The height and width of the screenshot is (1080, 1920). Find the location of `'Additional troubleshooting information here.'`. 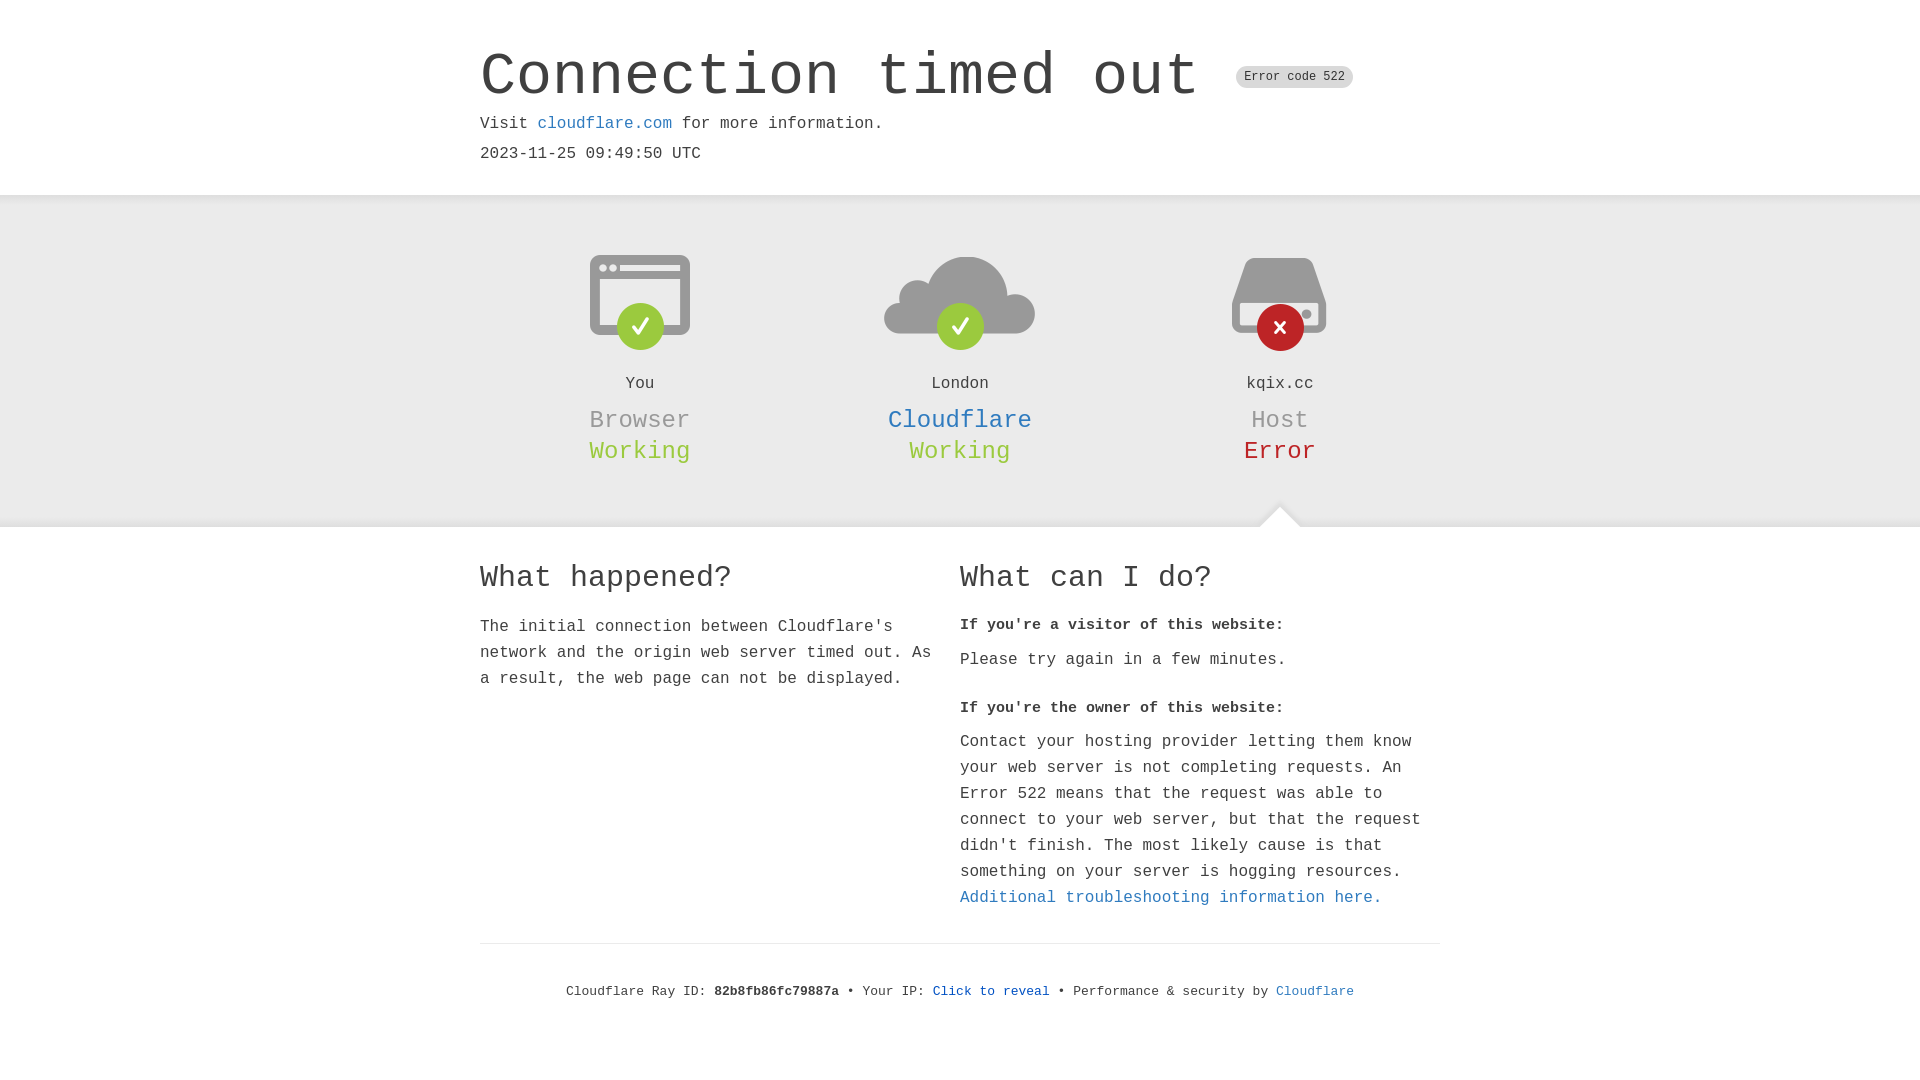

'Additional troubleshooting information here.' is located at coordinates (1171, 897).